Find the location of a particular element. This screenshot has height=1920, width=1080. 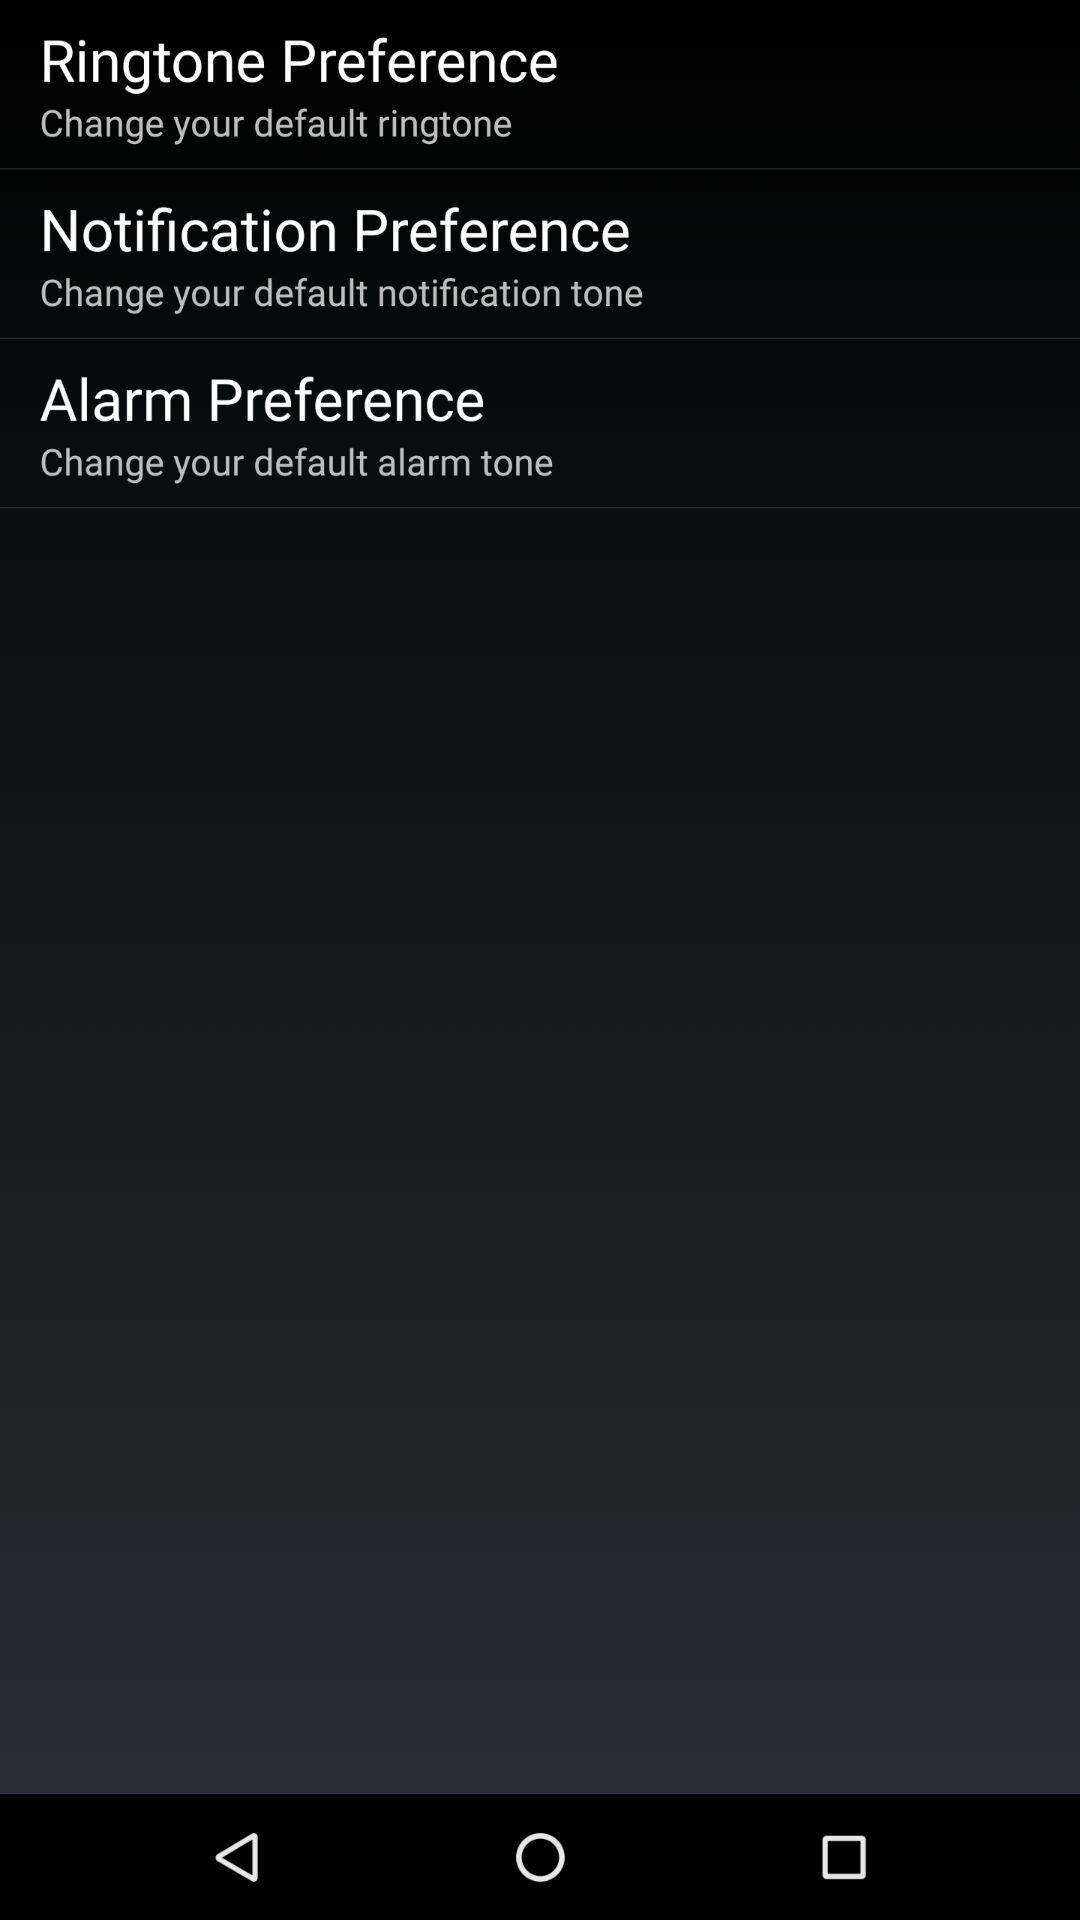

the app below change your default is located at coordinates (261, 397).